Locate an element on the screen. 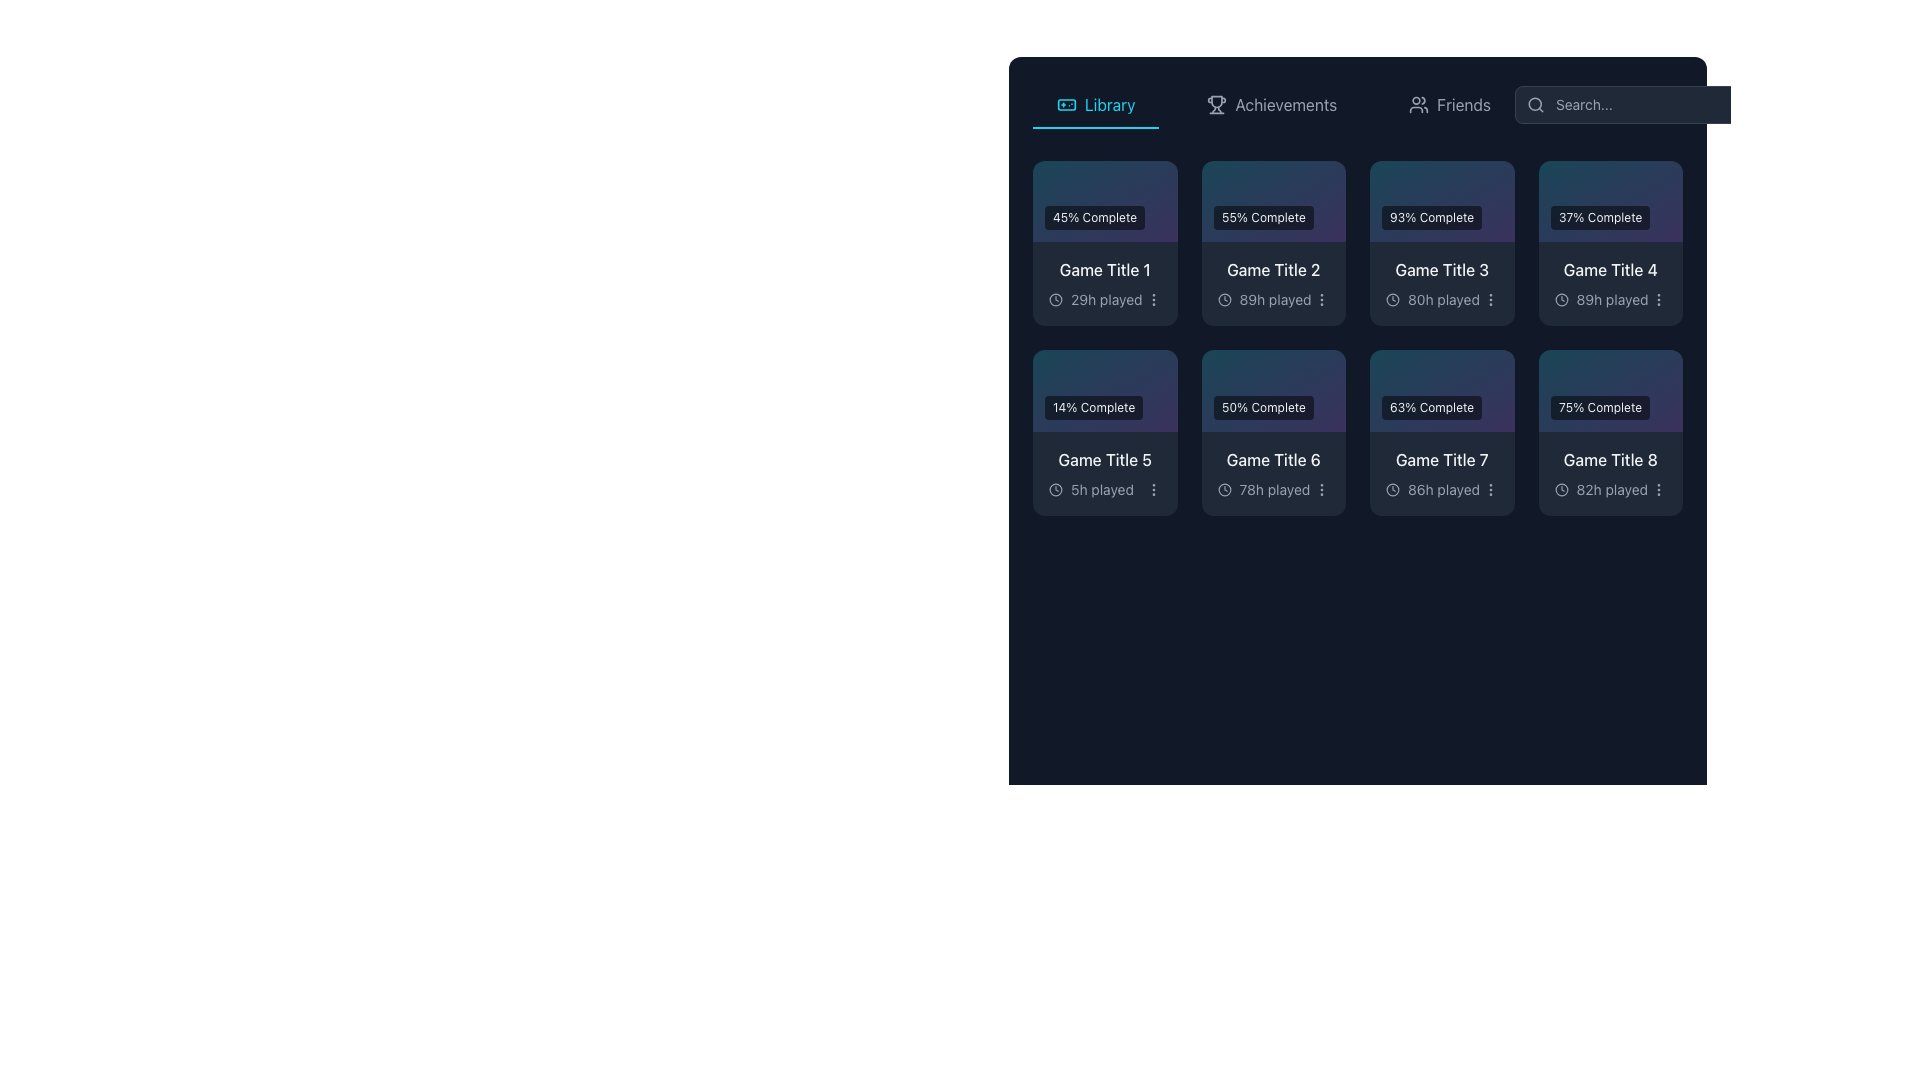  text content of the progress indicator label located in the bottom-left corner of the grid item containing game information is located at coordinates (1093, 218).